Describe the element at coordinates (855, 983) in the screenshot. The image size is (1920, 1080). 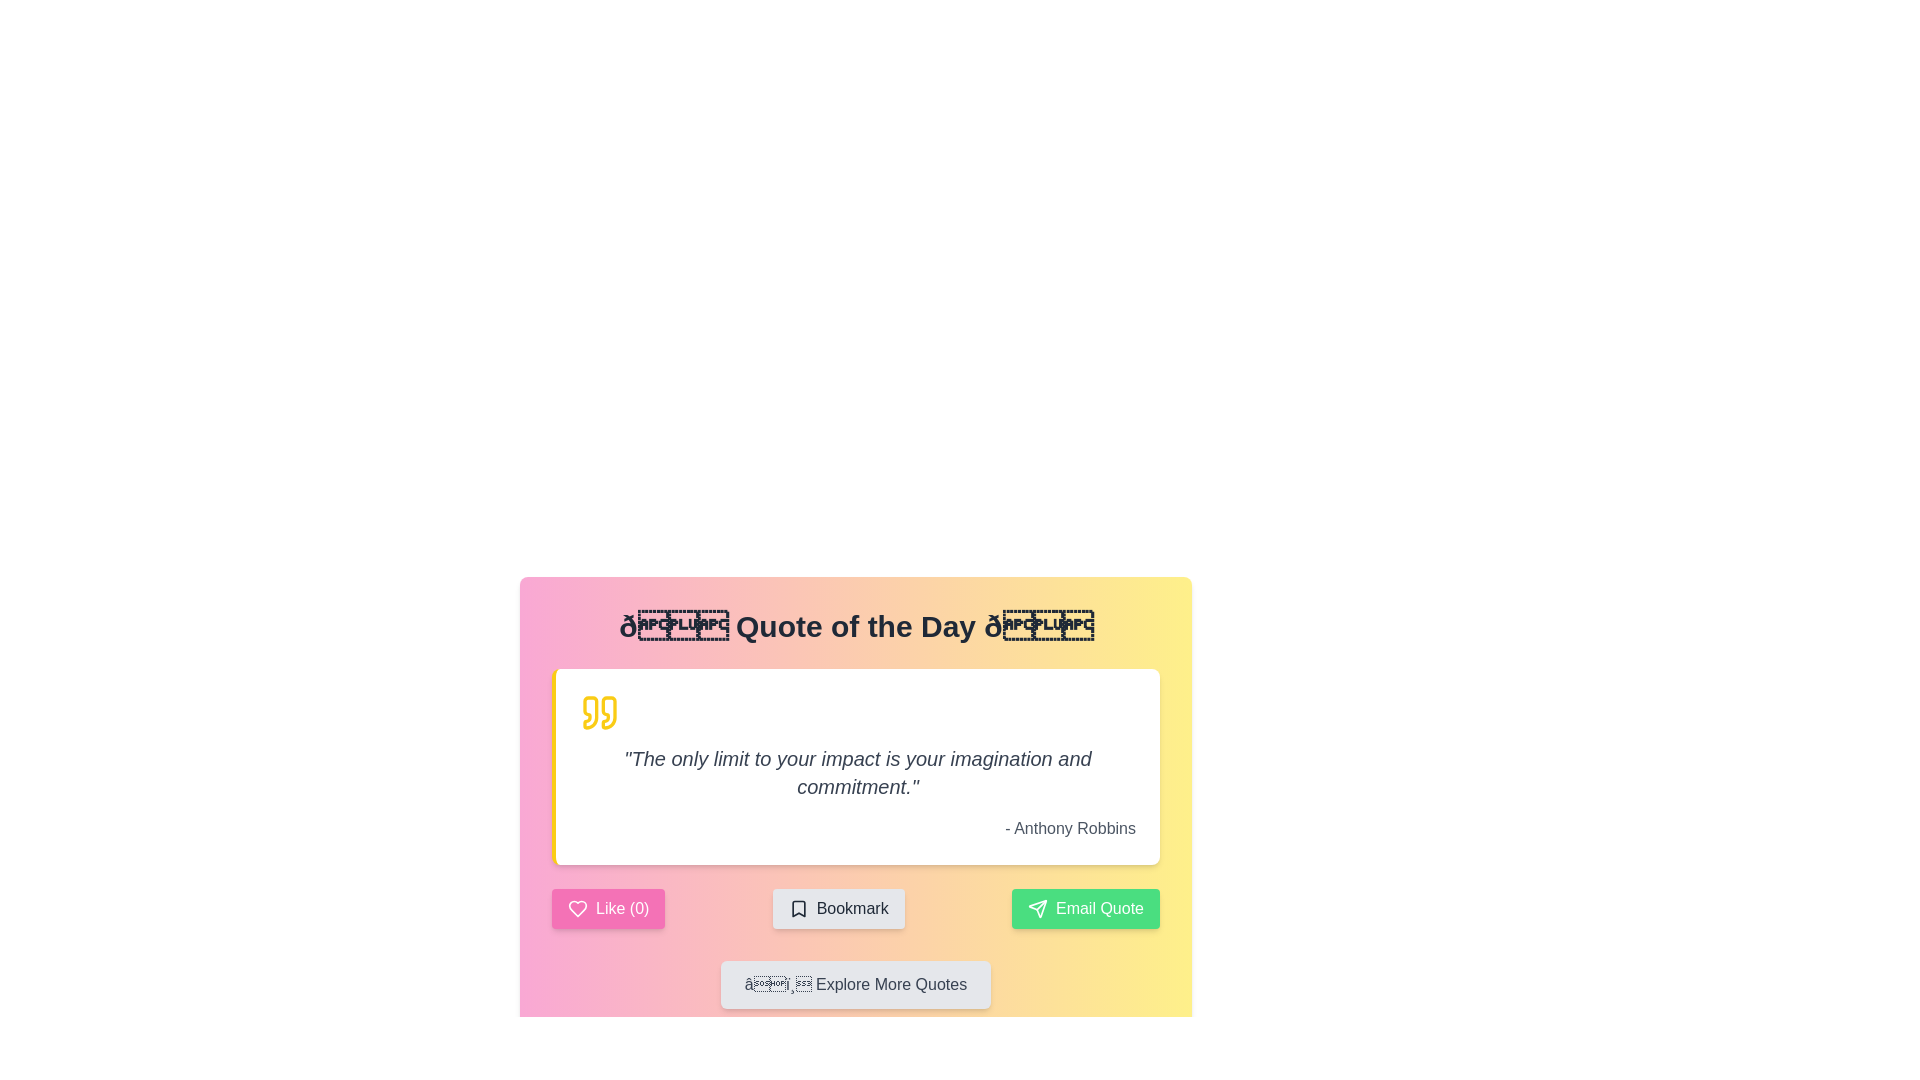
I see `the navigation button at the bottom center of the card` at that location.